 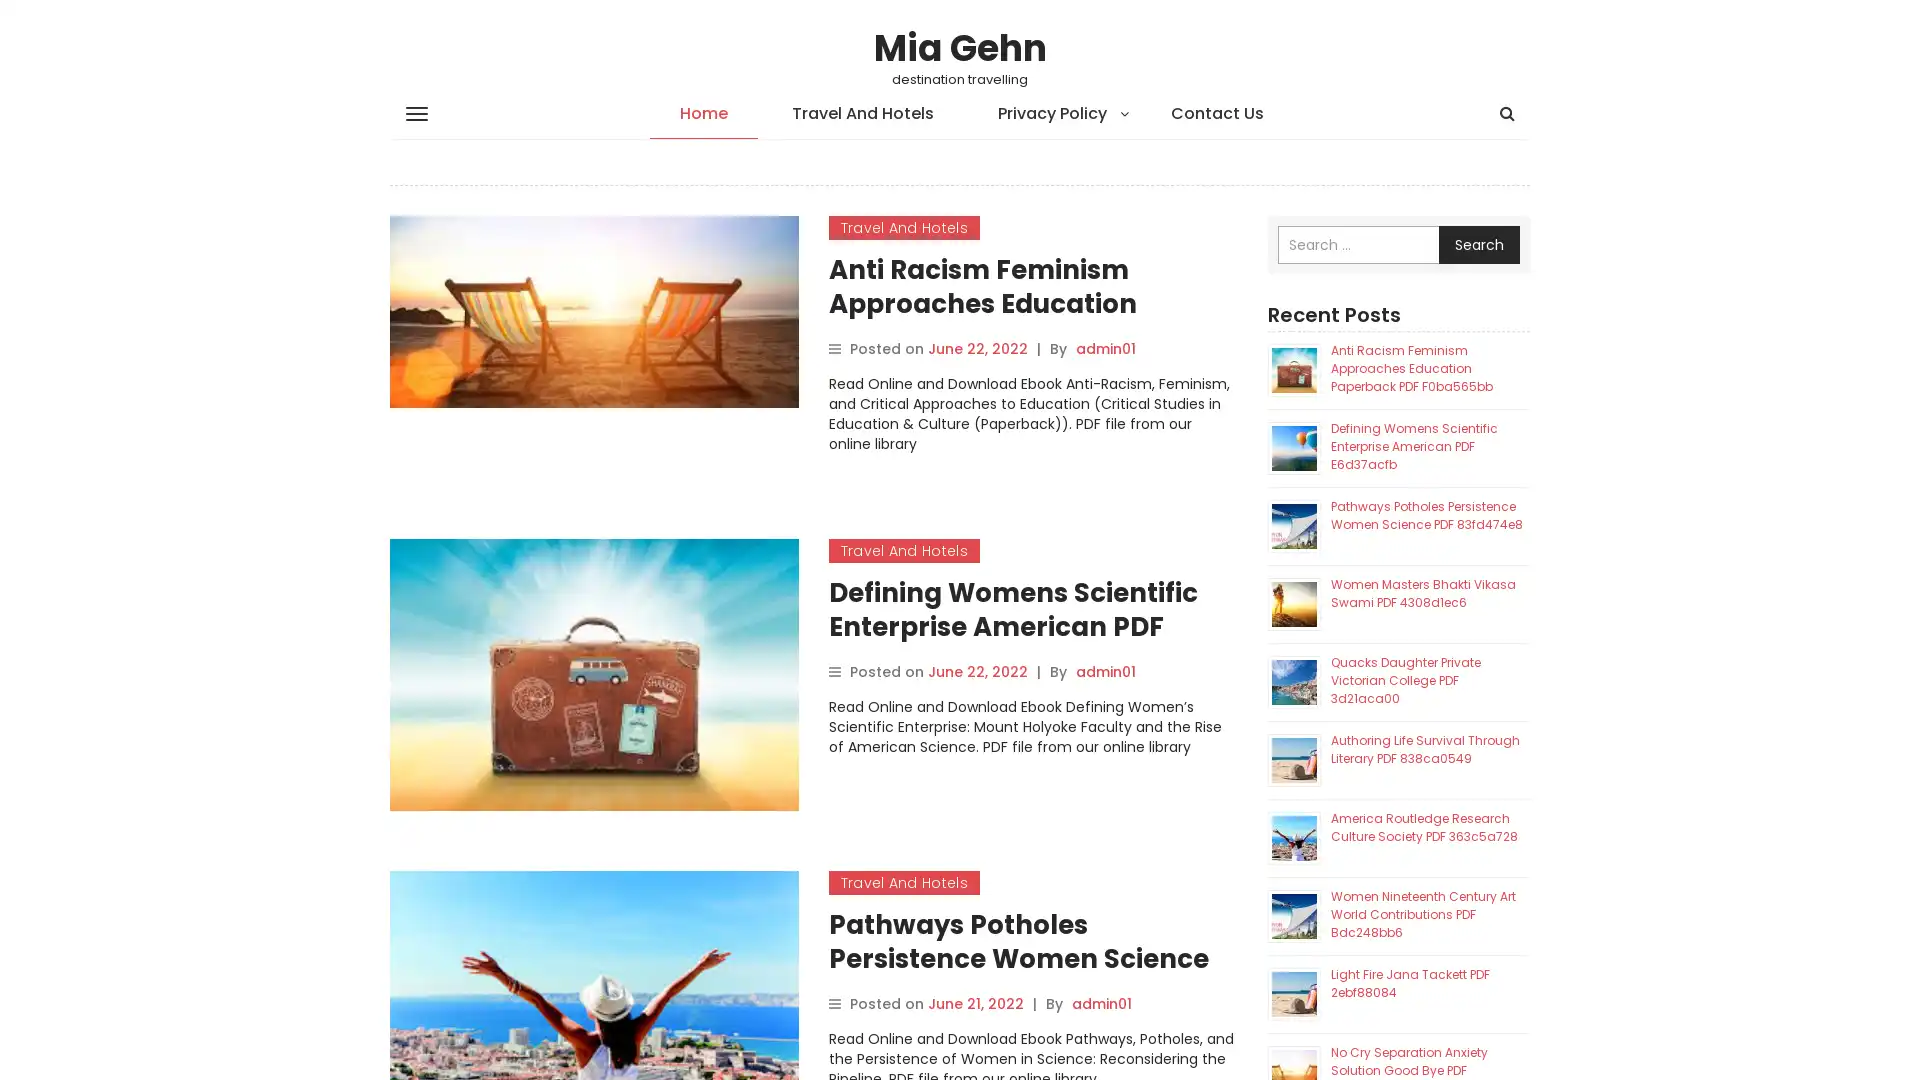 I want to click on Search, so click(x=1479, y=244).